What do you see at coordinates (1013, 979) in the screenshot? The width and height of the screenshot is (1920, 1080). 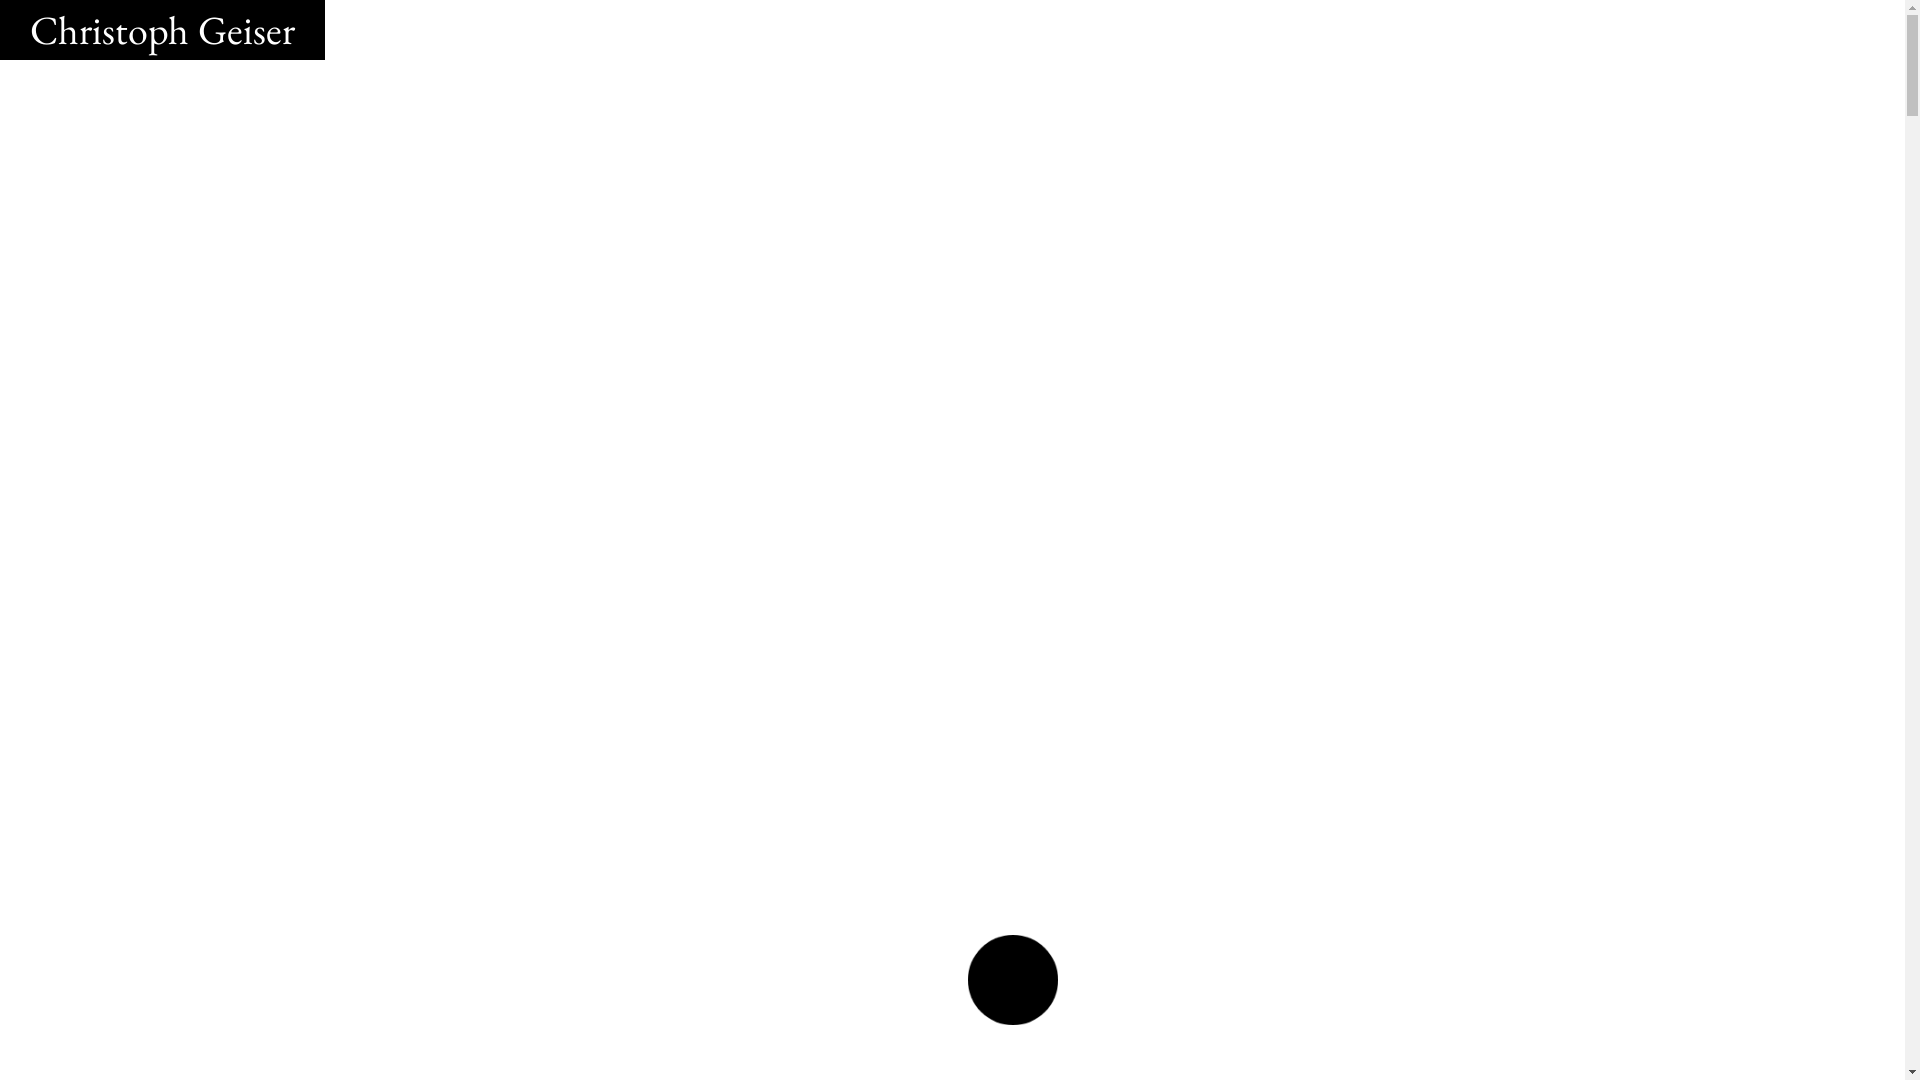 I see `'START'` at bounding box center [1013, 979].